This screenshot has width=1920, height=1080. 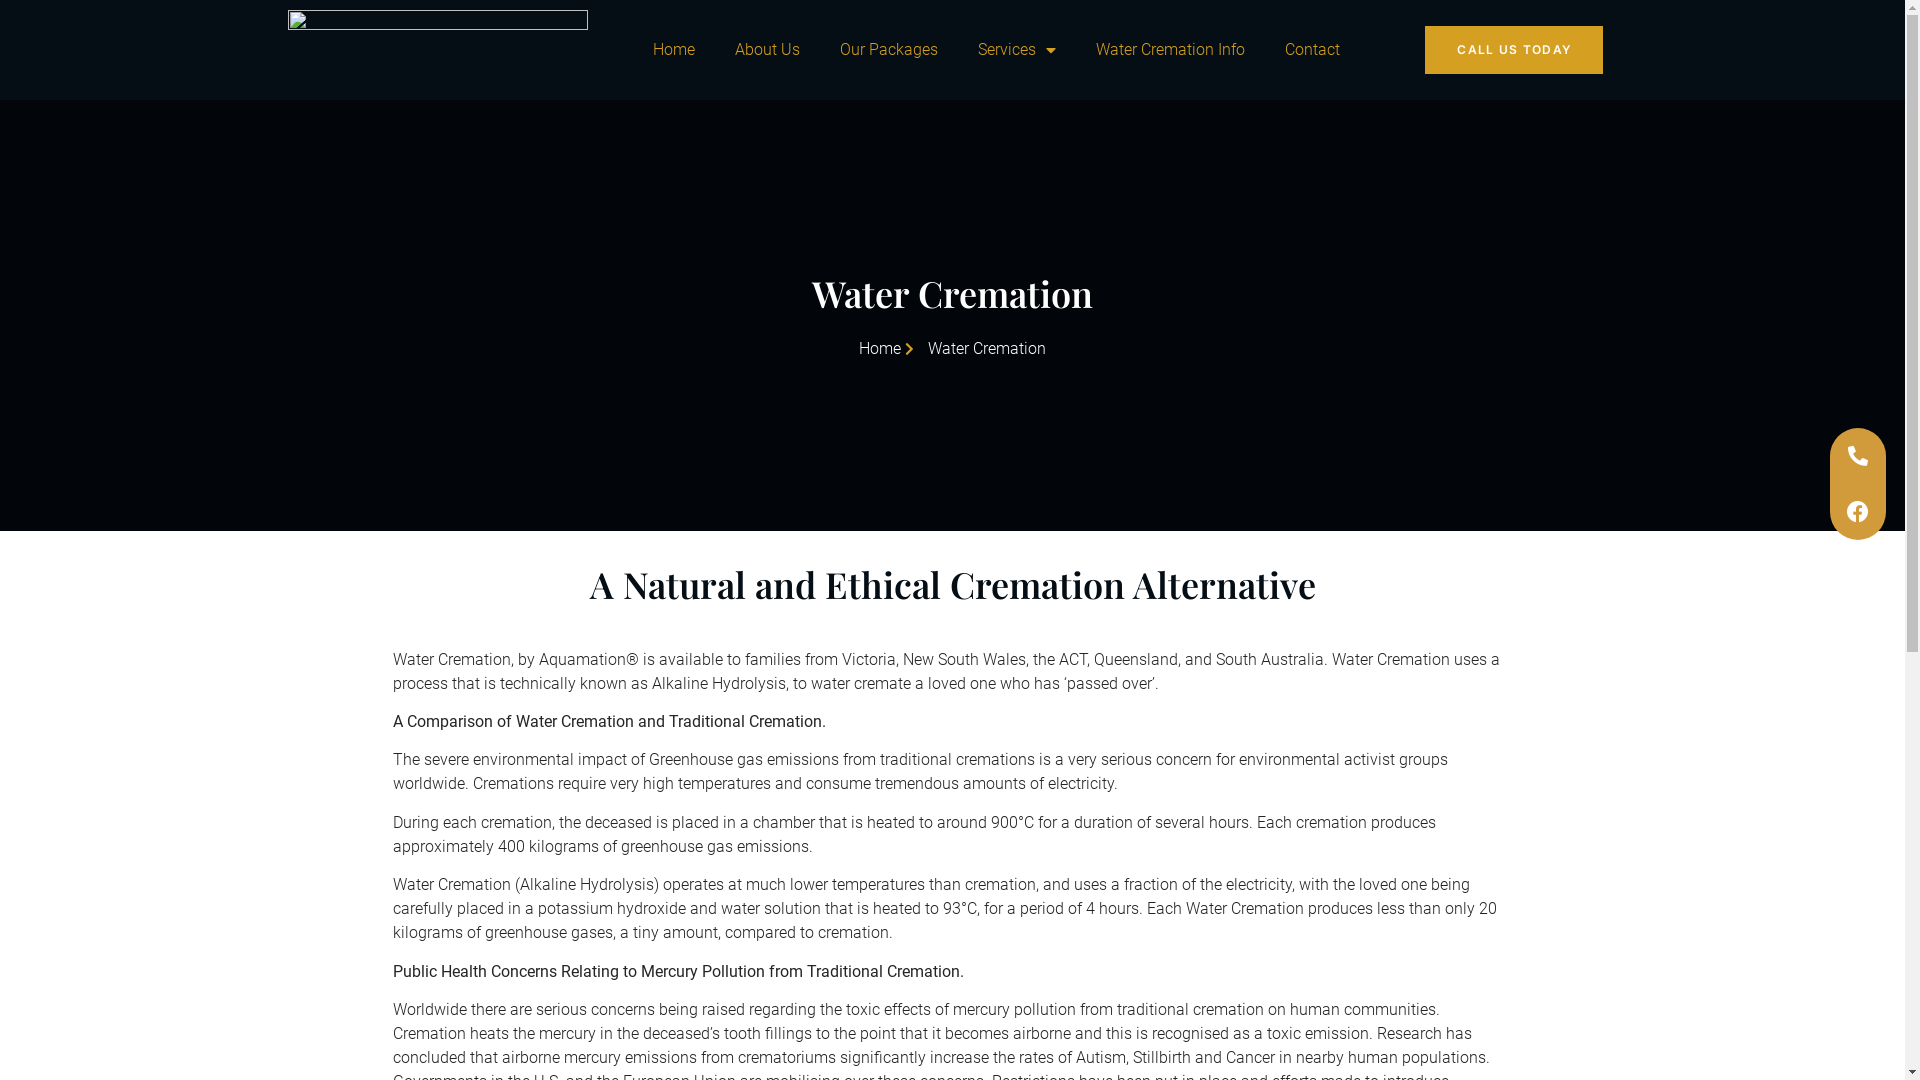 I want to click on 'Water Cremation Info', so click(x=1170, y=49).